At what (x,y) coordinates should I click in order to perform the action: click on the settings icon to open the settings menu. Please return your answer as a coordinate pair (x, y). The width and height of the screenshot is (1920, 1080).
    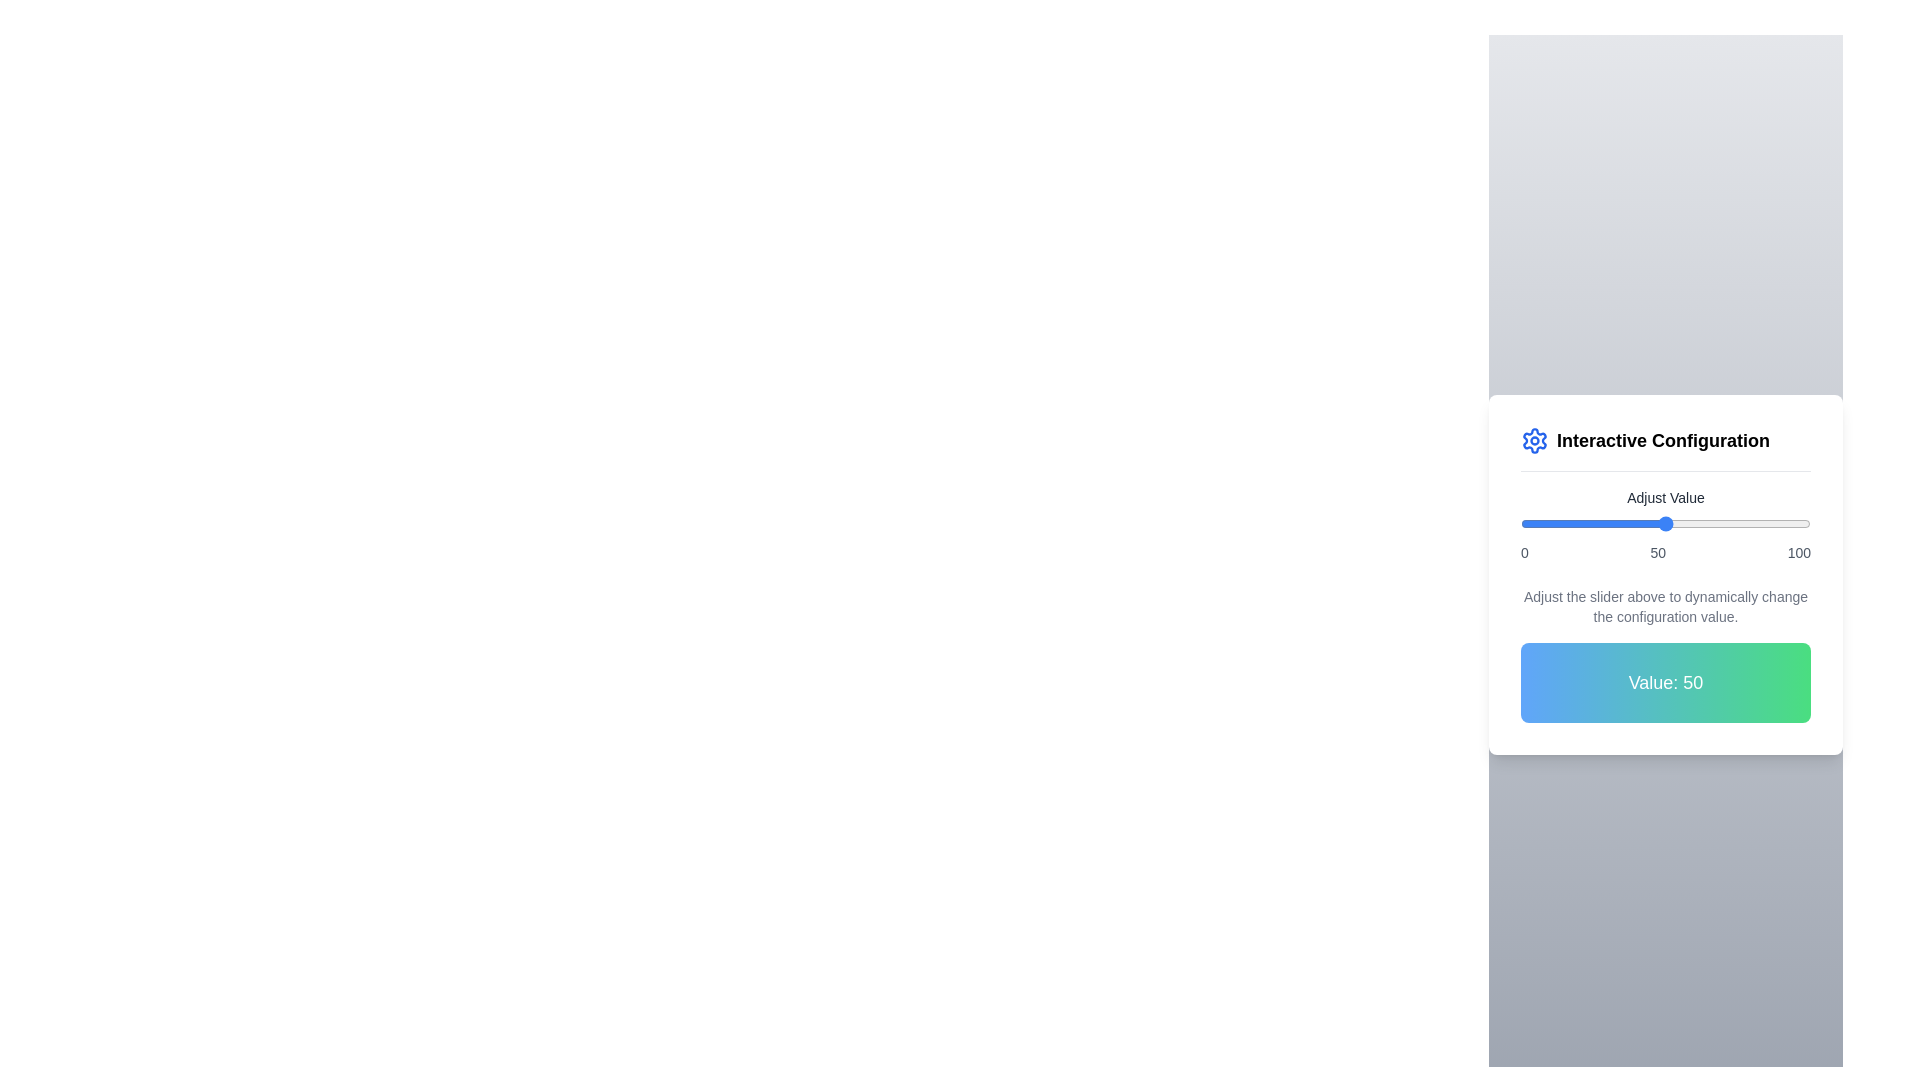
    Looking at the image, I should click on (1534, 439).